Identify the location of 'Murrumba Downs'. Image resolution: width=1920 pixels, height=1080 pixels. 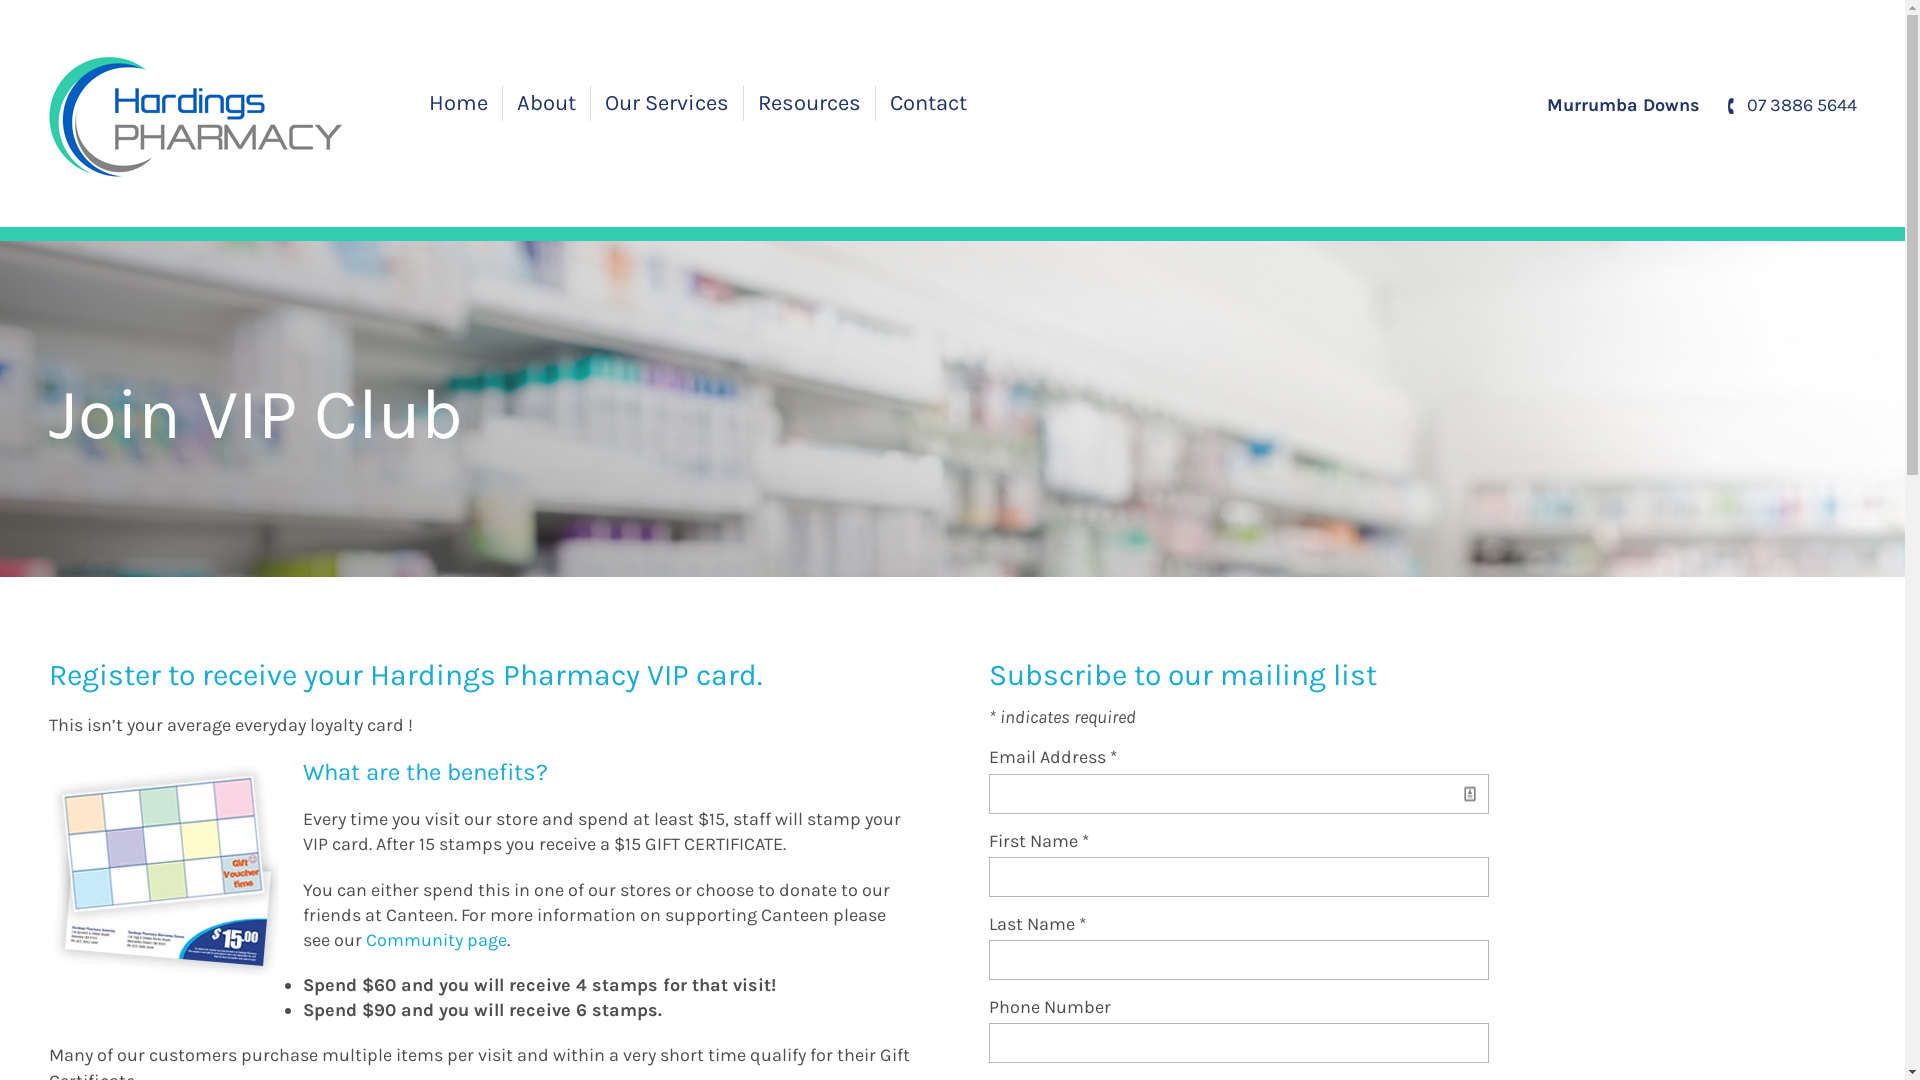
(1622, 104).